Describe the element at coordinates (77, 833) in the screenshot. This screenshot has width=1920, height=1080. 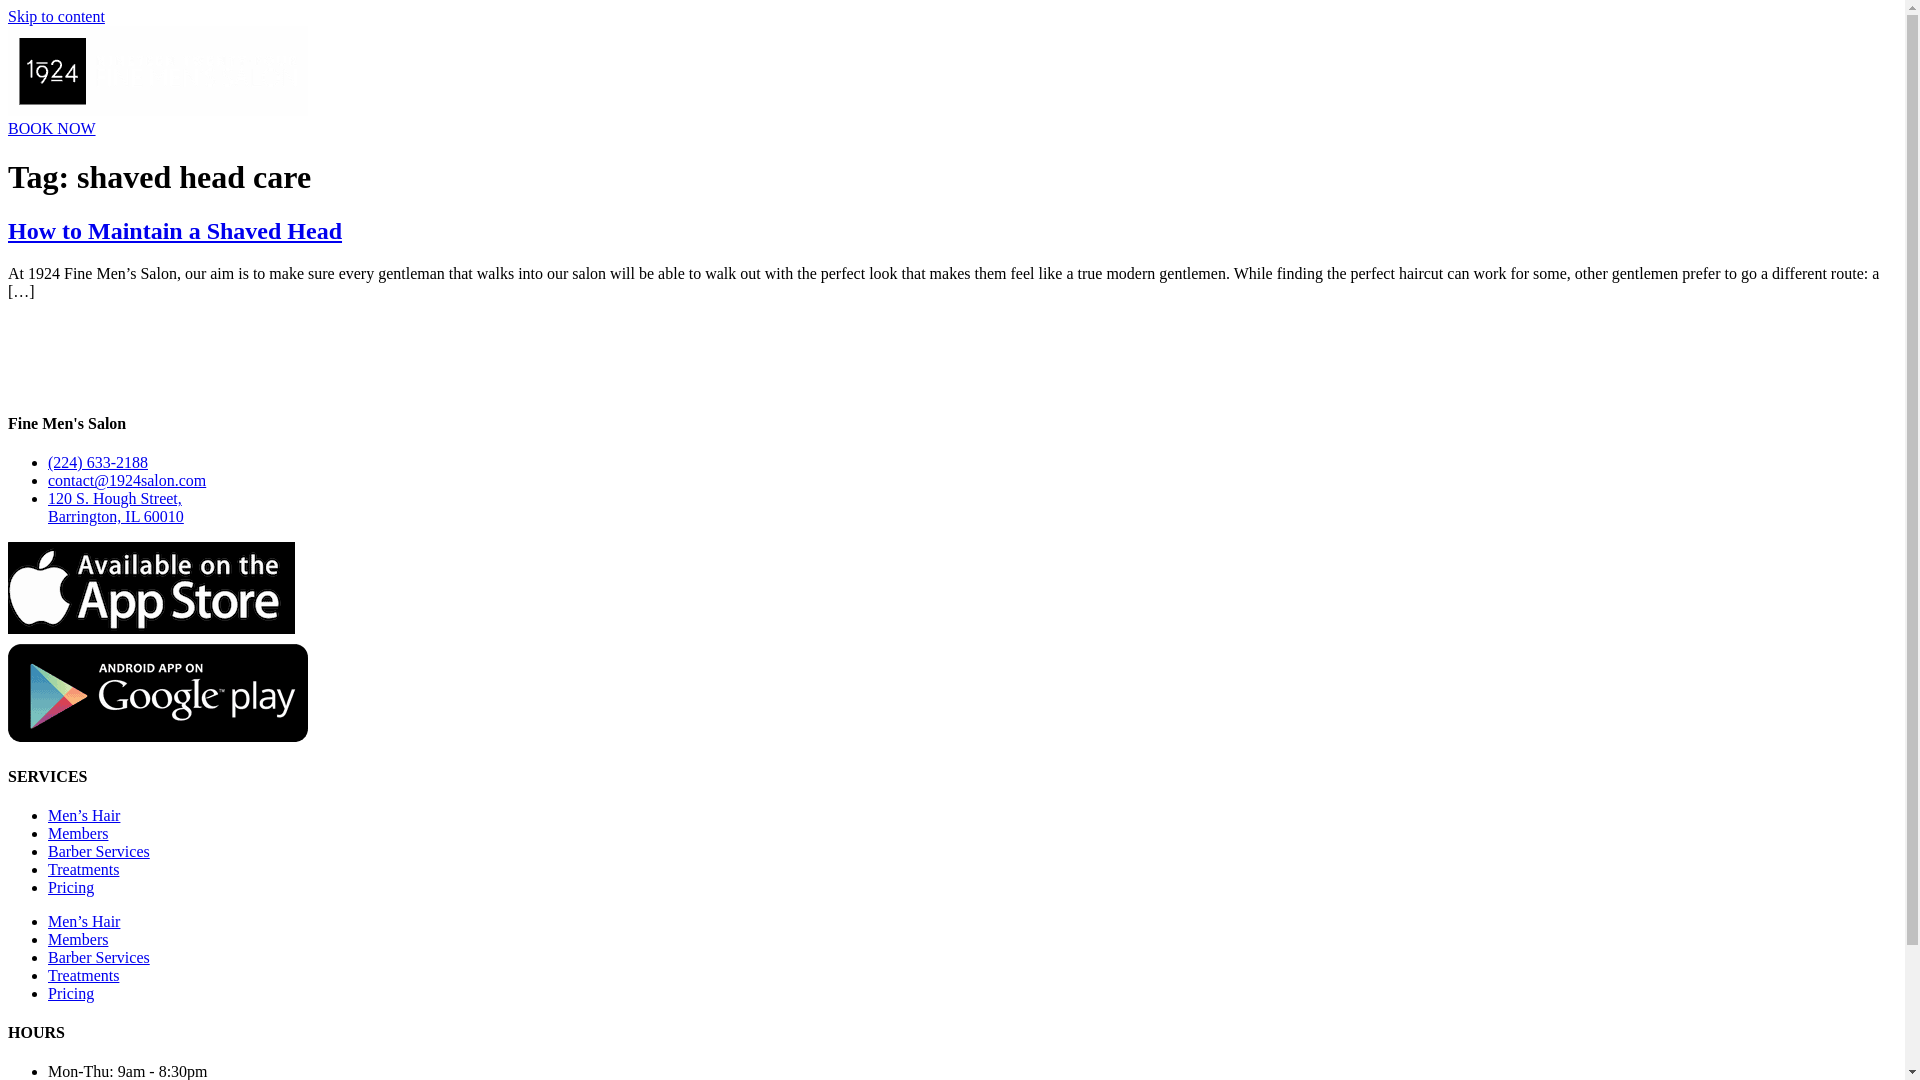
I see `'Members'` at that location.